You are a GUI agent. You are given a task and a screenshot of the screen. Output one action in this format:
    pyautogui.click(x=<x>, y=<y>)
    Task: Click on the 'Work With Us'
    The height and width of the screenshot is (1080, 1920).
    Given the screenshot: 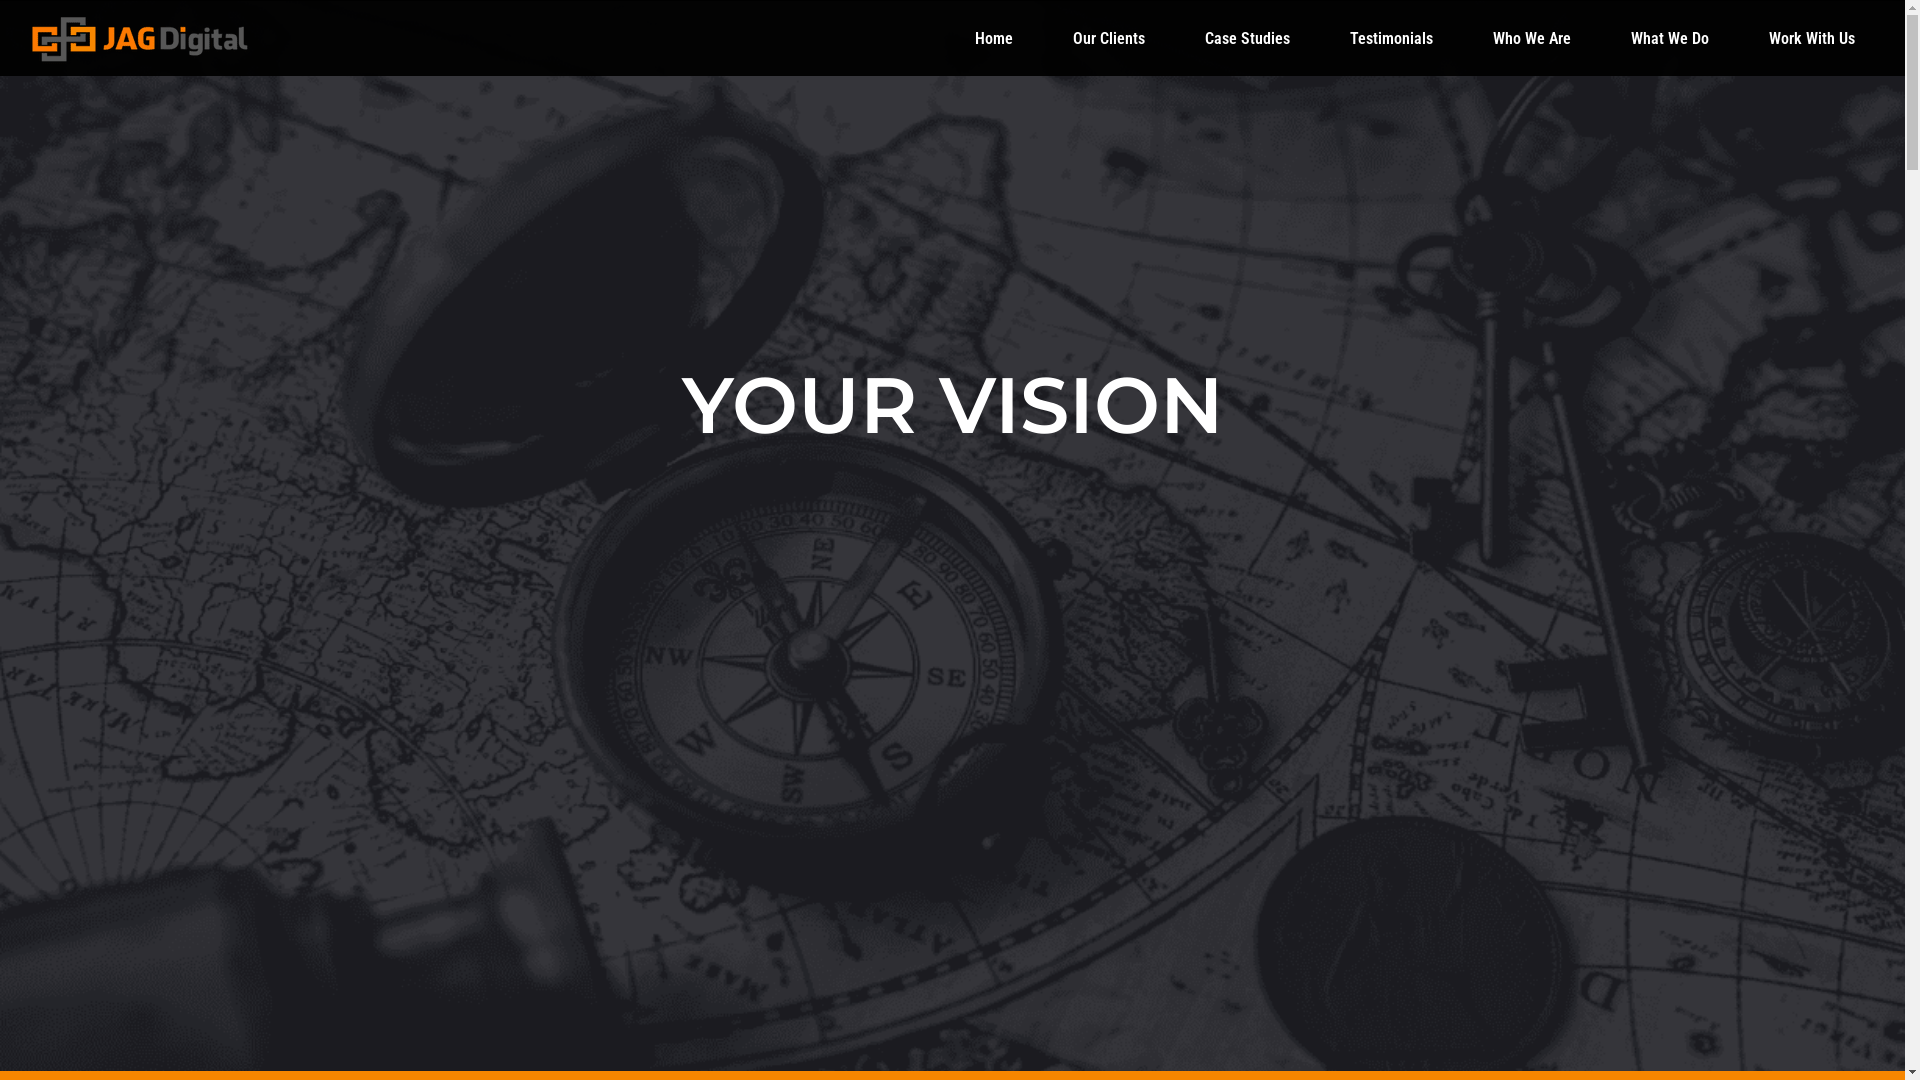 What is the action you would take?
    pyautogui.click(x=1811, y=38)
    